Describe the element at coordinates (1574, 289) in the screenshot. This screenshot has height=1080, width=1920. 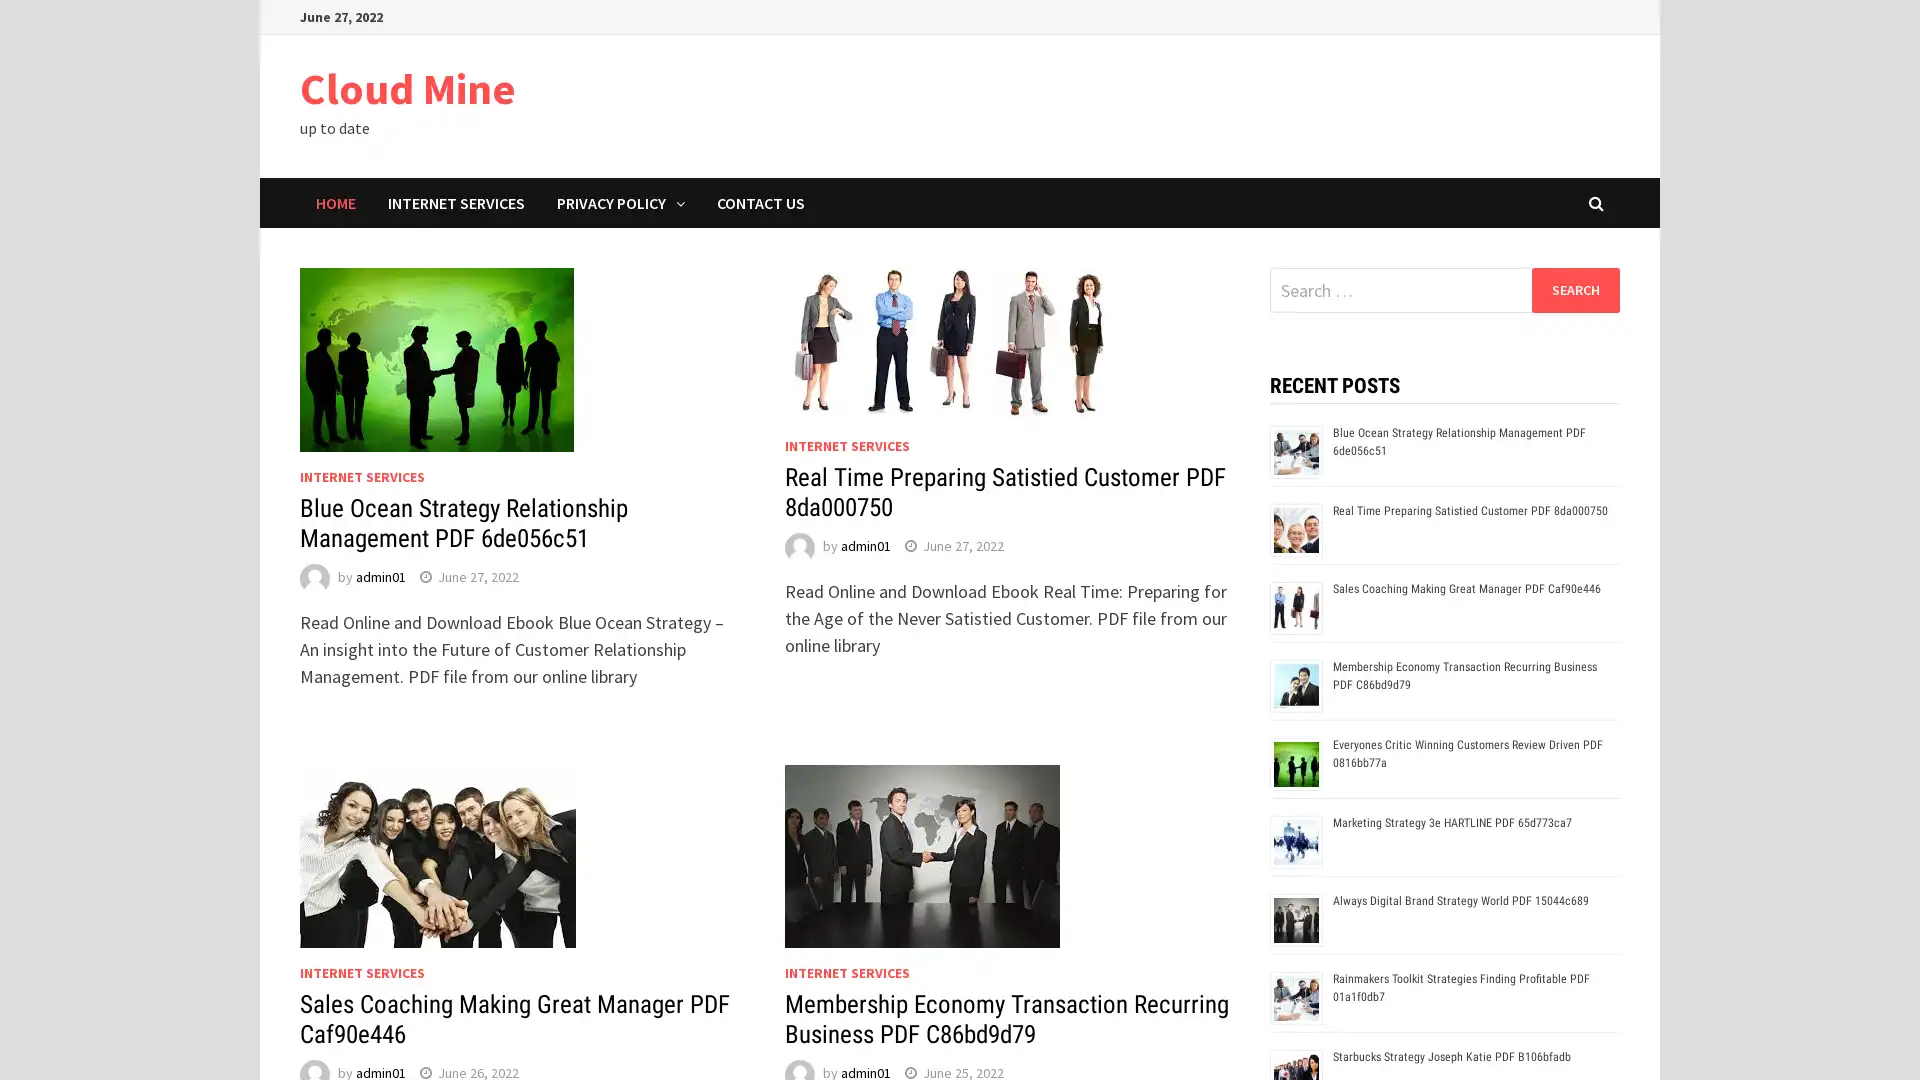
I see `Search` at that location.